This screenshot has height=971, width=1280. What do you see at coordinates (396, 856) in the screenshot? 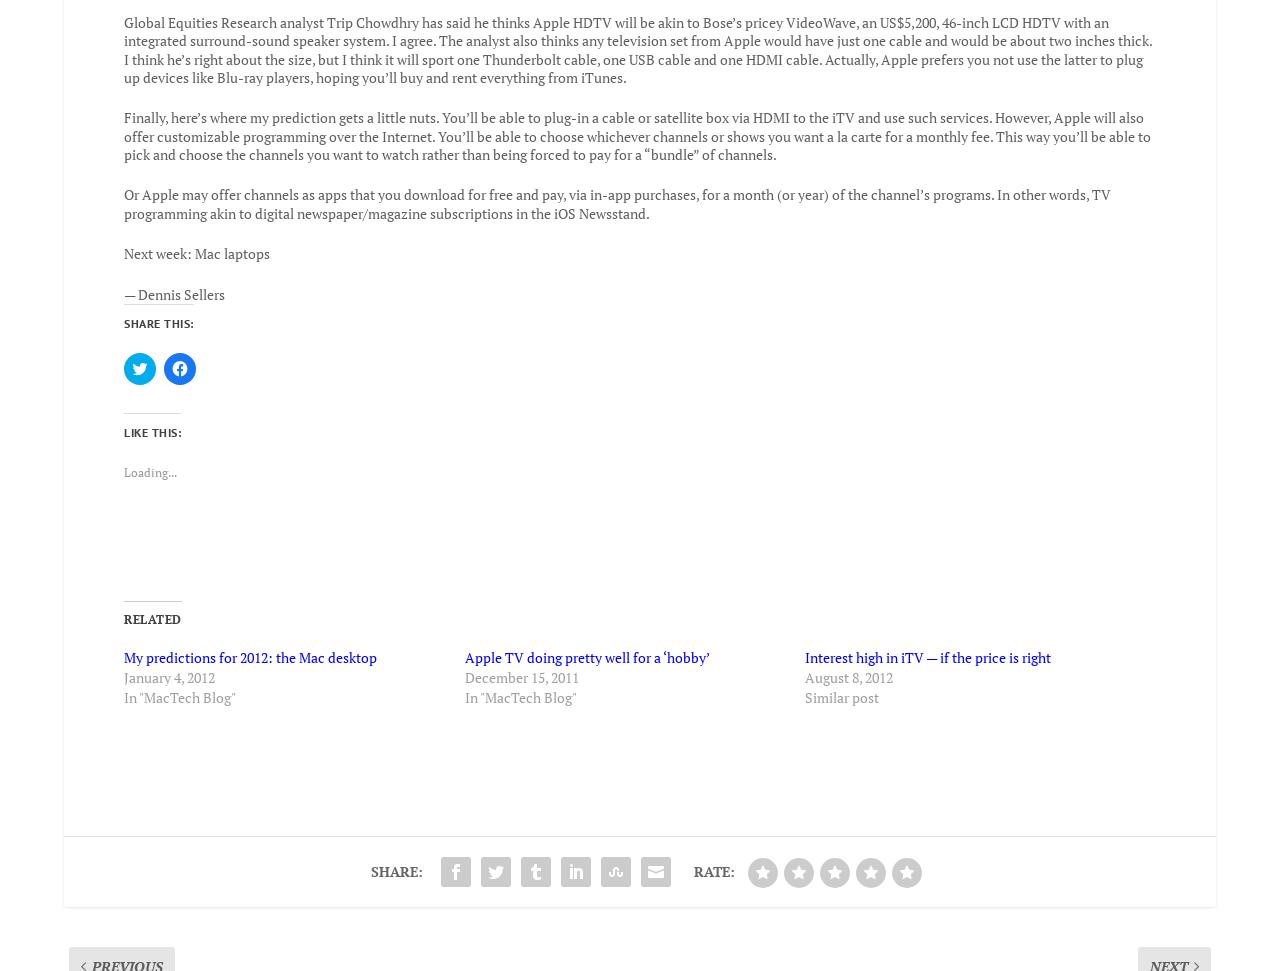
I see `'Share:'` at bounding box center [396, 856].